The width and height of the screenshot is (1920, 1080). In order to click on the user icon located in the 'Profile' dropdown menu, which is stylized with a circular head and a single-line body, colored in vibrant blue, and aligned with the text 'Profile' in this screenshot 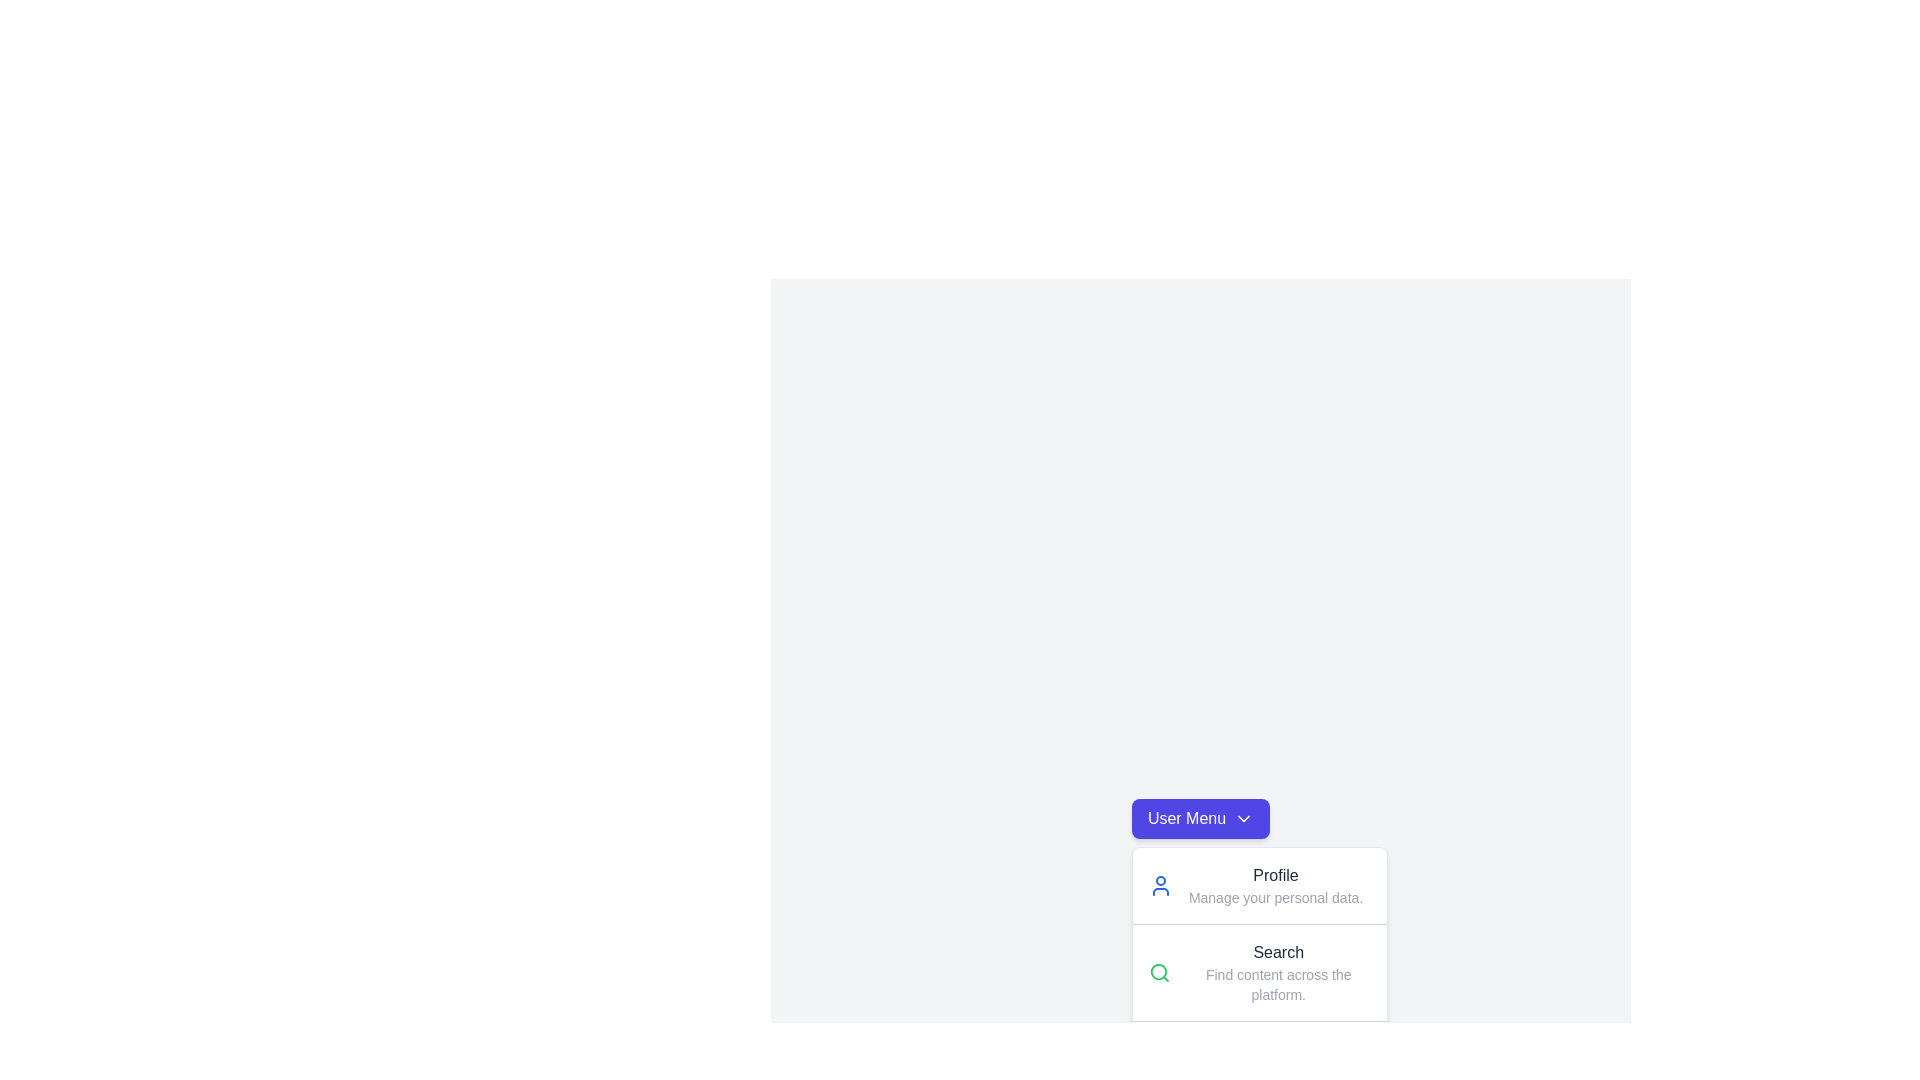, I will do `click(1160, 885)`.